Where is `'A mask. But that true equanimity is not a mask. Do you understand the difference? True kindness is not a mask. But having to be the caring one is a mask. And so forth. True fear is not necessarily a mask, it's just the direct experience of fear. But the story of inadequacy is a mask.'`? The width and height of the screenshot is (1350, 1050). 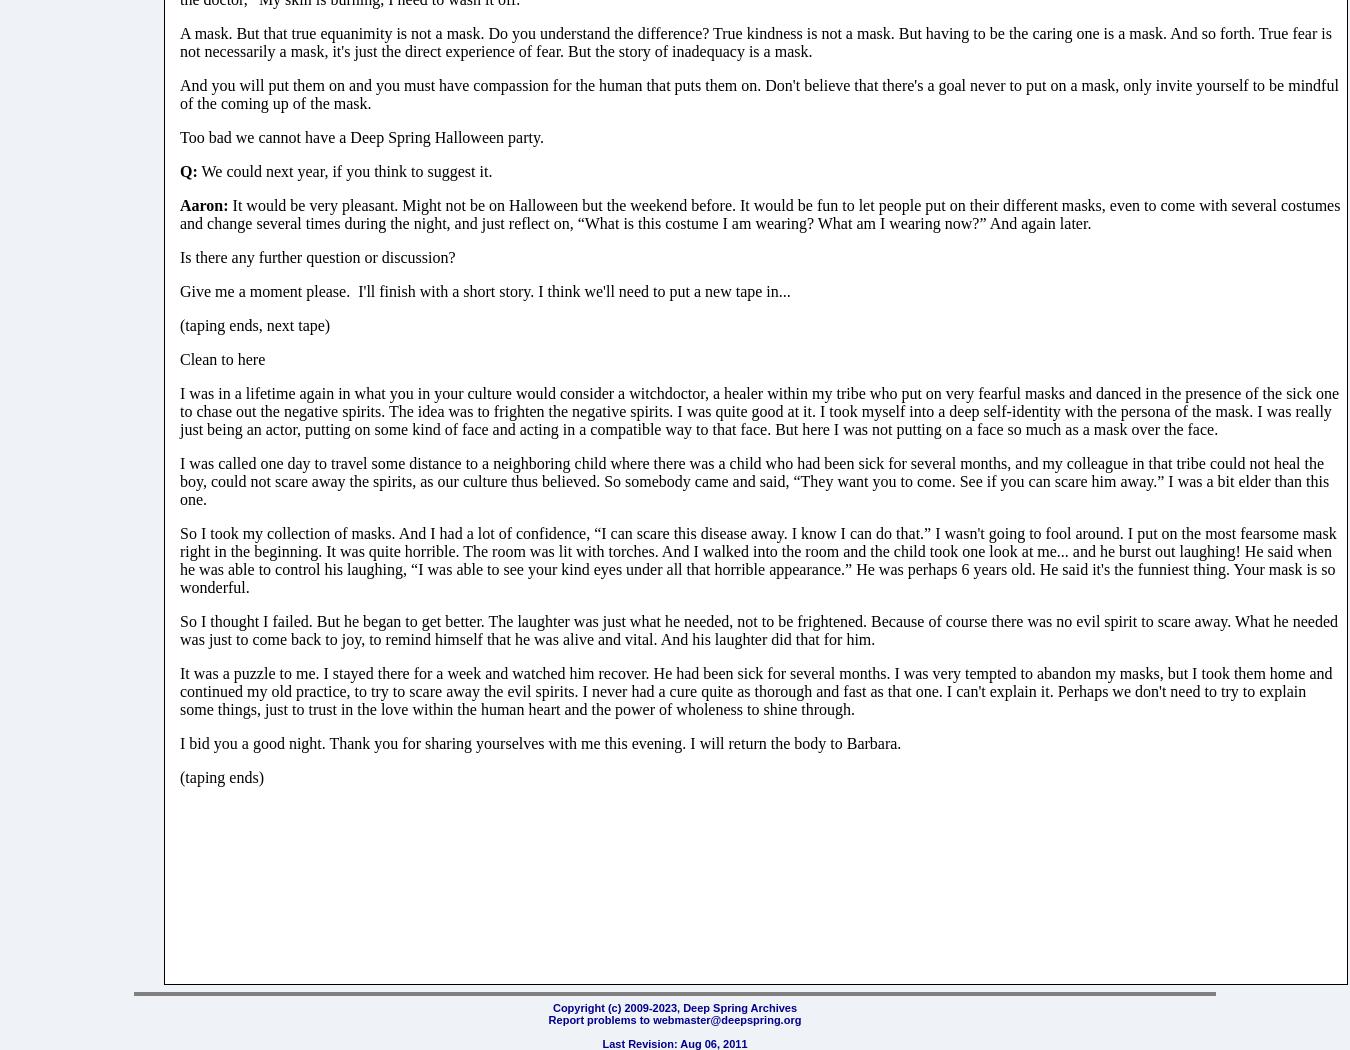
'A mask. But that true equanimity is not a mask. Do you understand the difference? True kindness is not a mask. But having to be the caring one is a mask. And so forth. True fear is not necessarily a mask, it's just the direct experience of fear. But the story of inadequacy is a mask.' is located at coordinates (179, 40).